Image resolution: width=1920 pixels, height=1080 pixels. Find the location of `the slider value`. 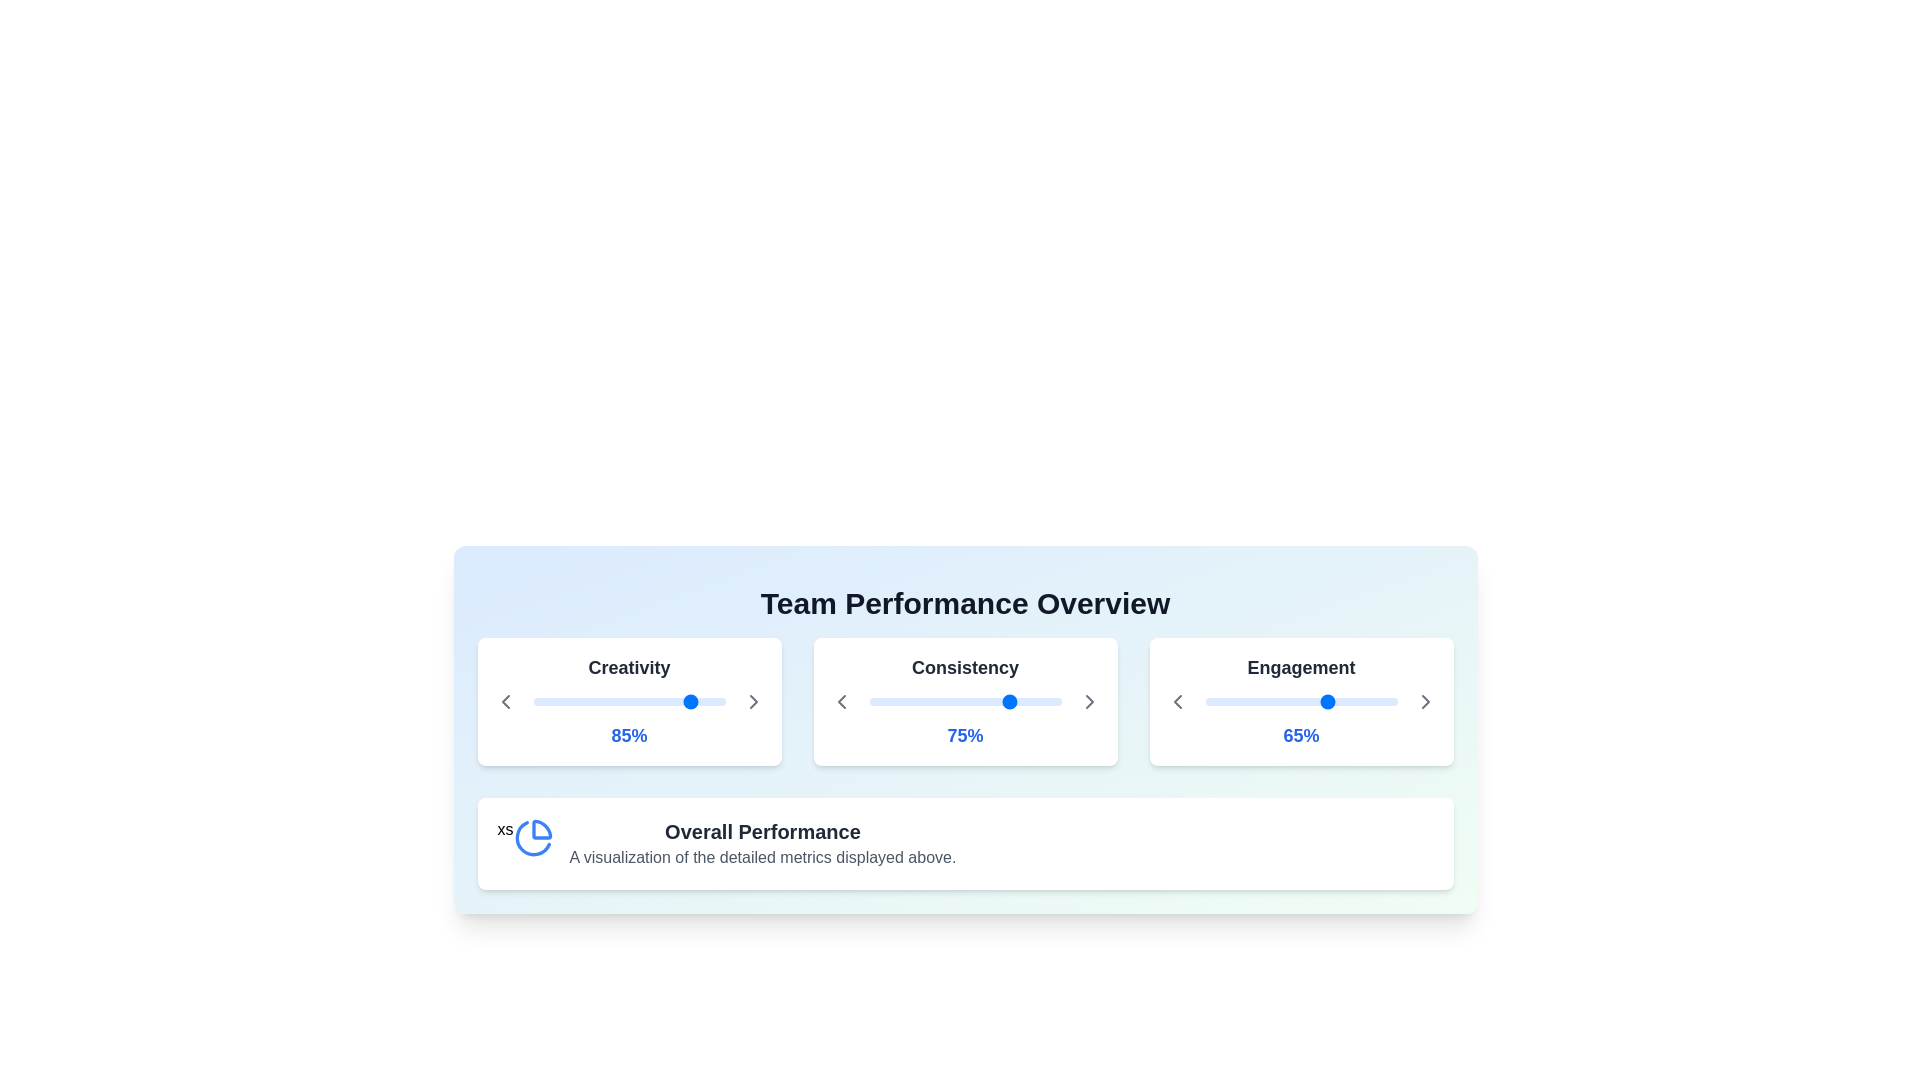

the slider value is located at coordinates (949, 701).